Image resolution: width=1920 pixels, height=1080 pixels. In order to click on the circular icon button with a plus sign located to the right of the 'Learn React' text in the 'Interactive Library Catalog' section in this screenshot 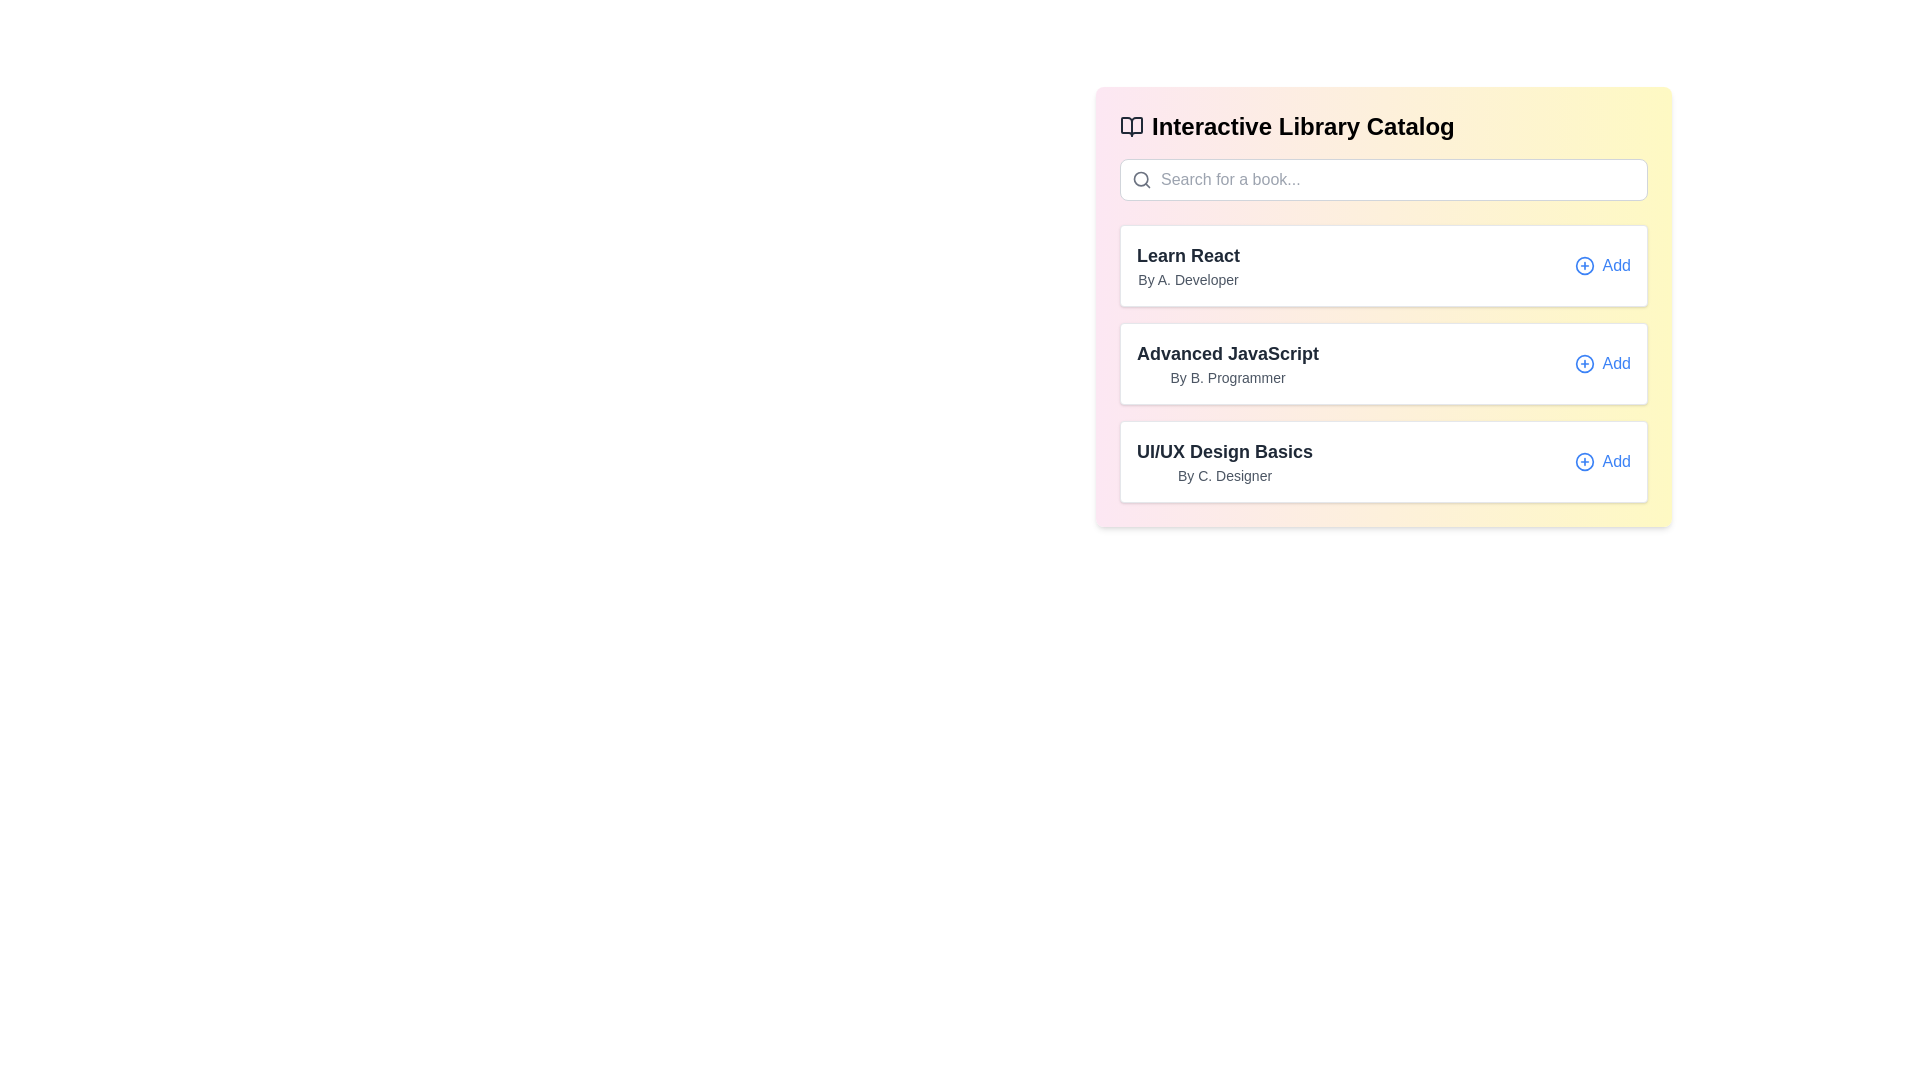, I will do `click(1583, 265)`.